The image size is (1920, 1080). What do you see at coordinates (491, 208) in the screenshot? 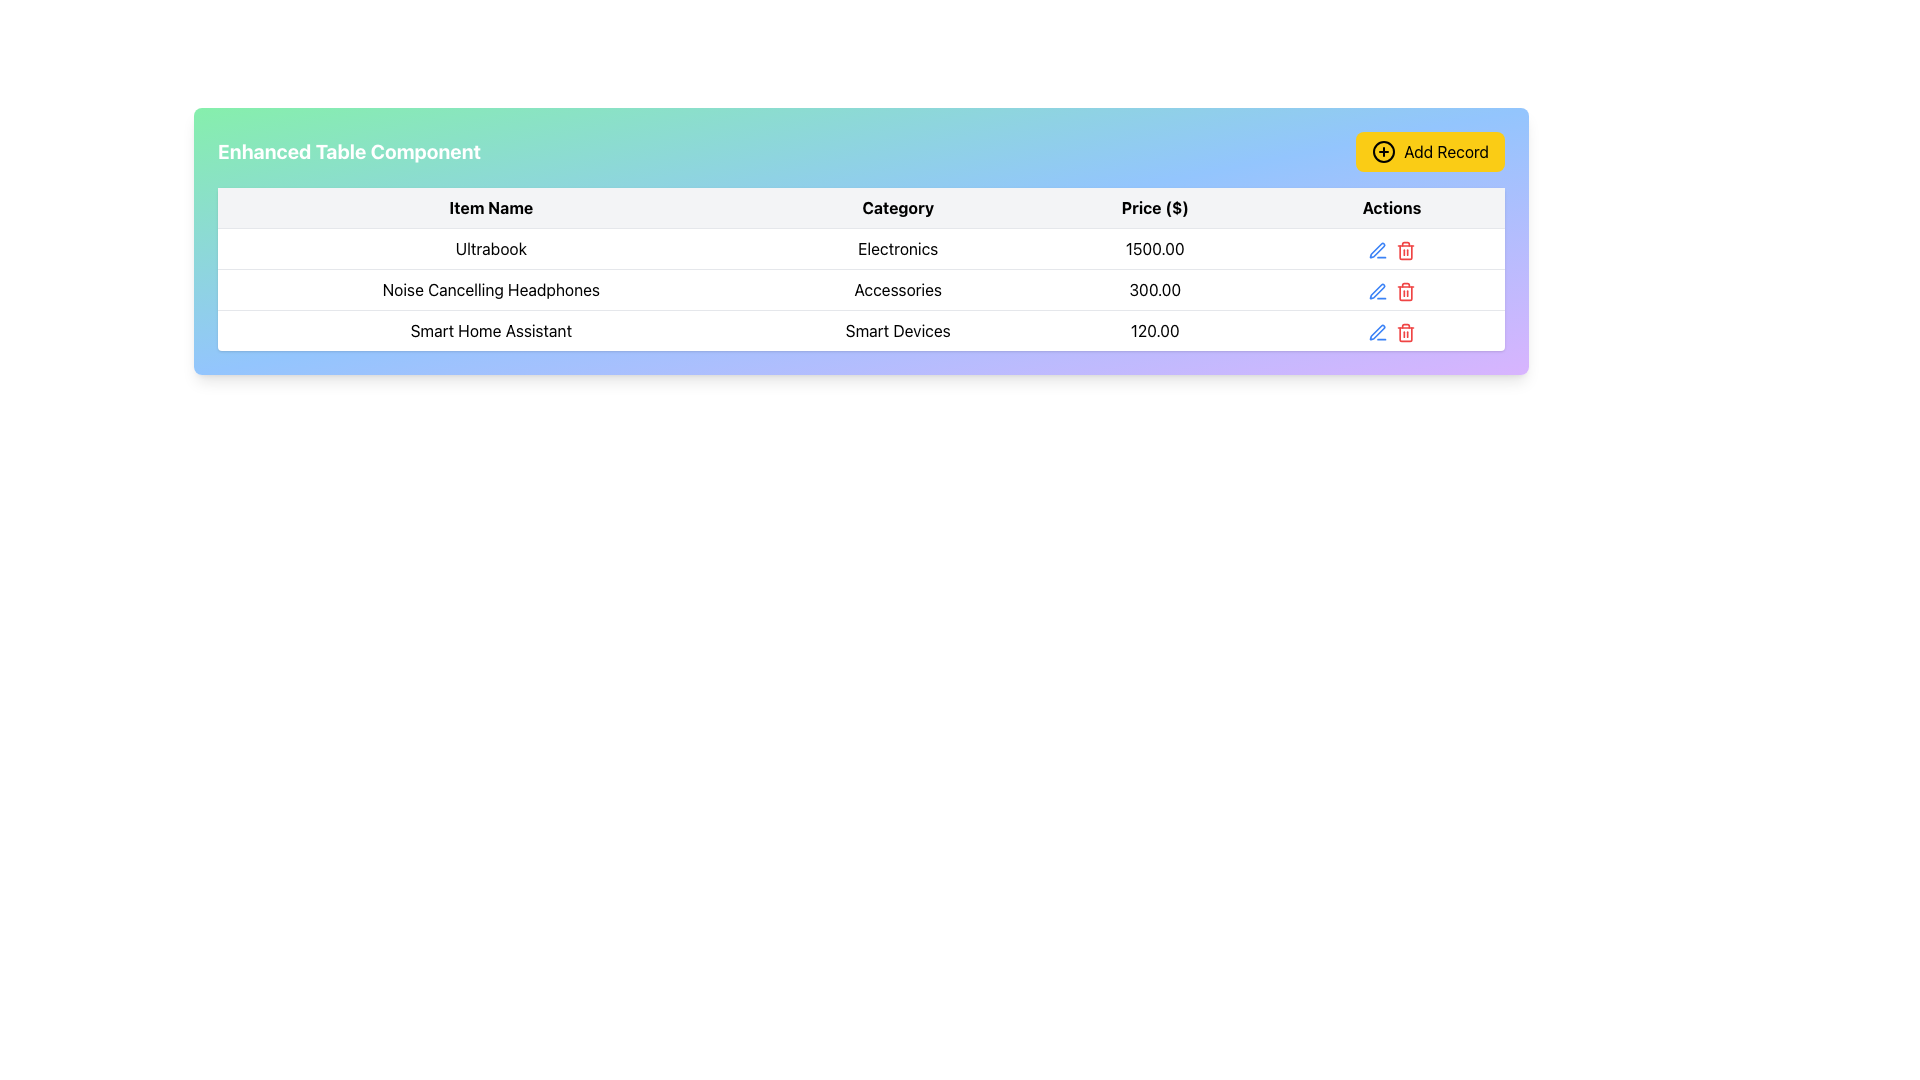
I see `the table header cell displaying the label 'Item Name', which is the first column header in the table's header row` at bounding box center [491, 208].